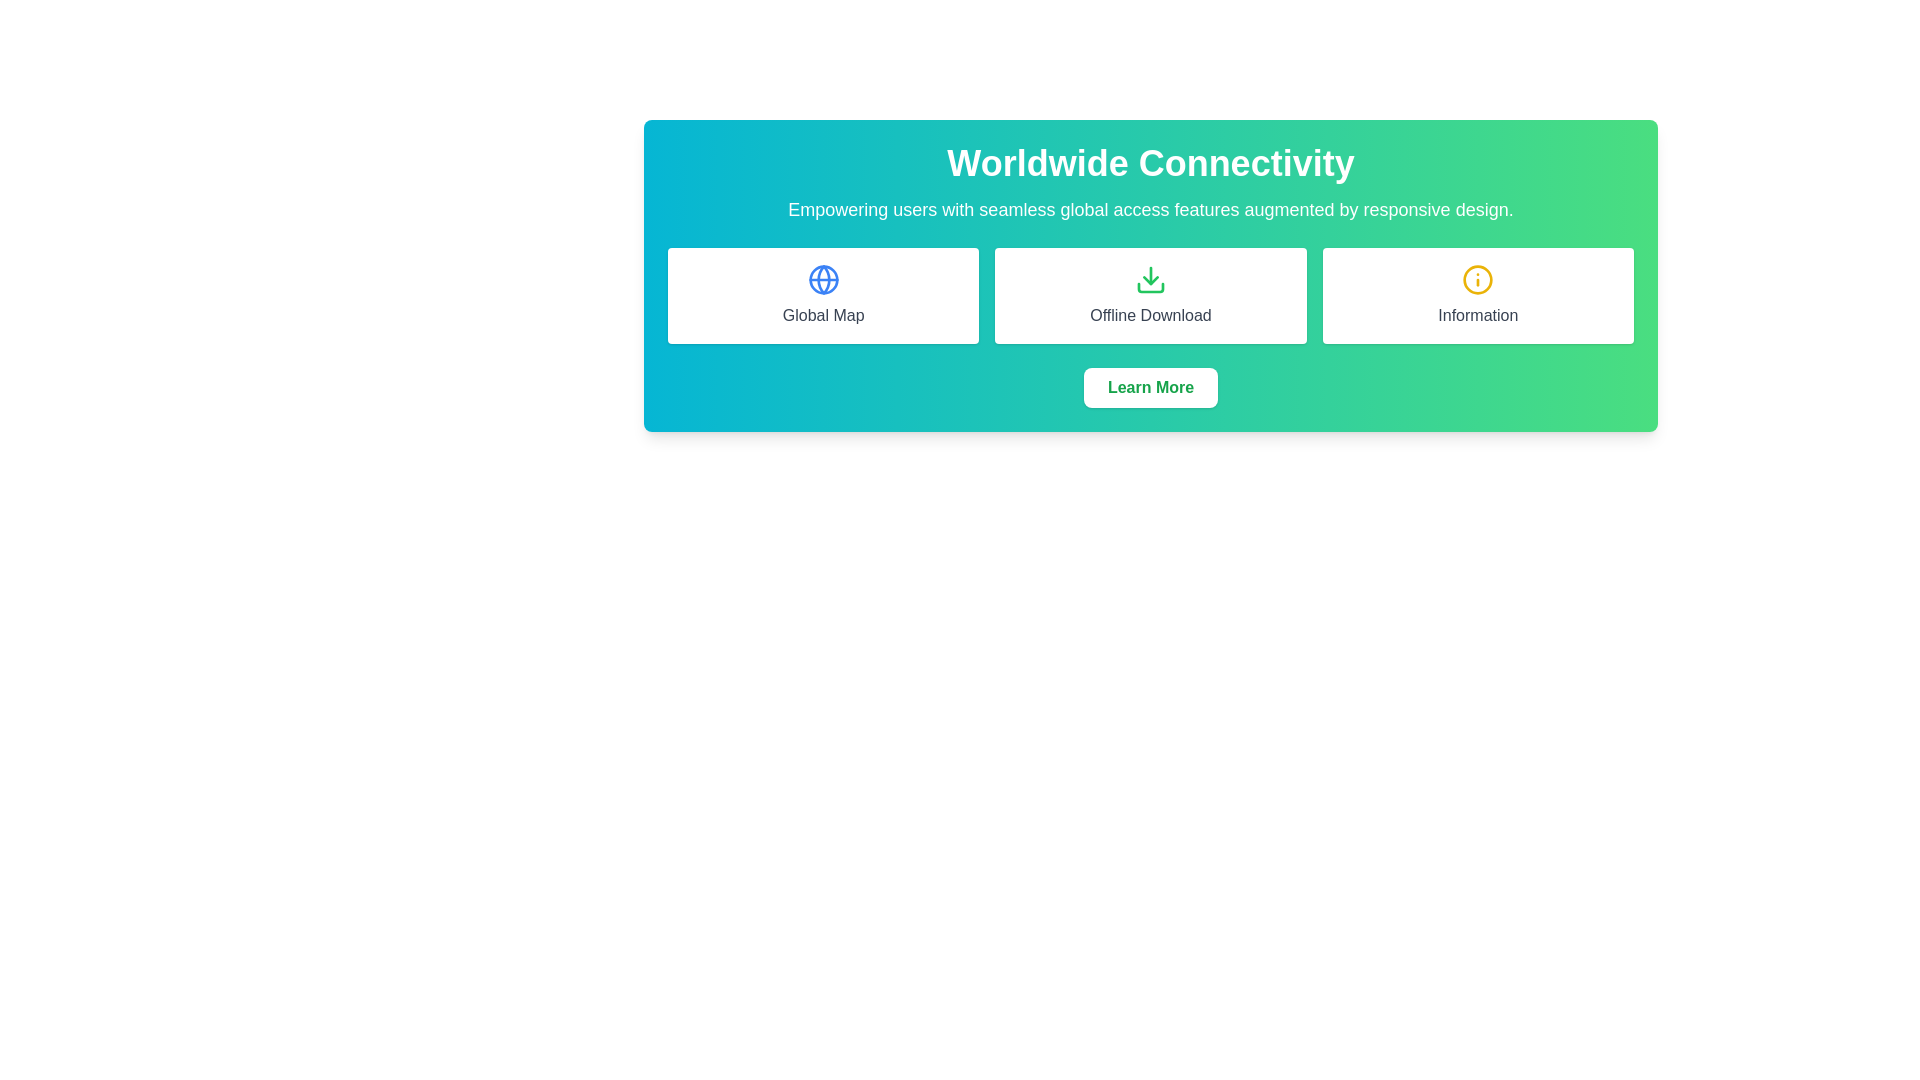 The height and width of the screenshot is (1080, 1920). I want to click on the 'Learn More' button with green text and a white background, so click(1151, 388).